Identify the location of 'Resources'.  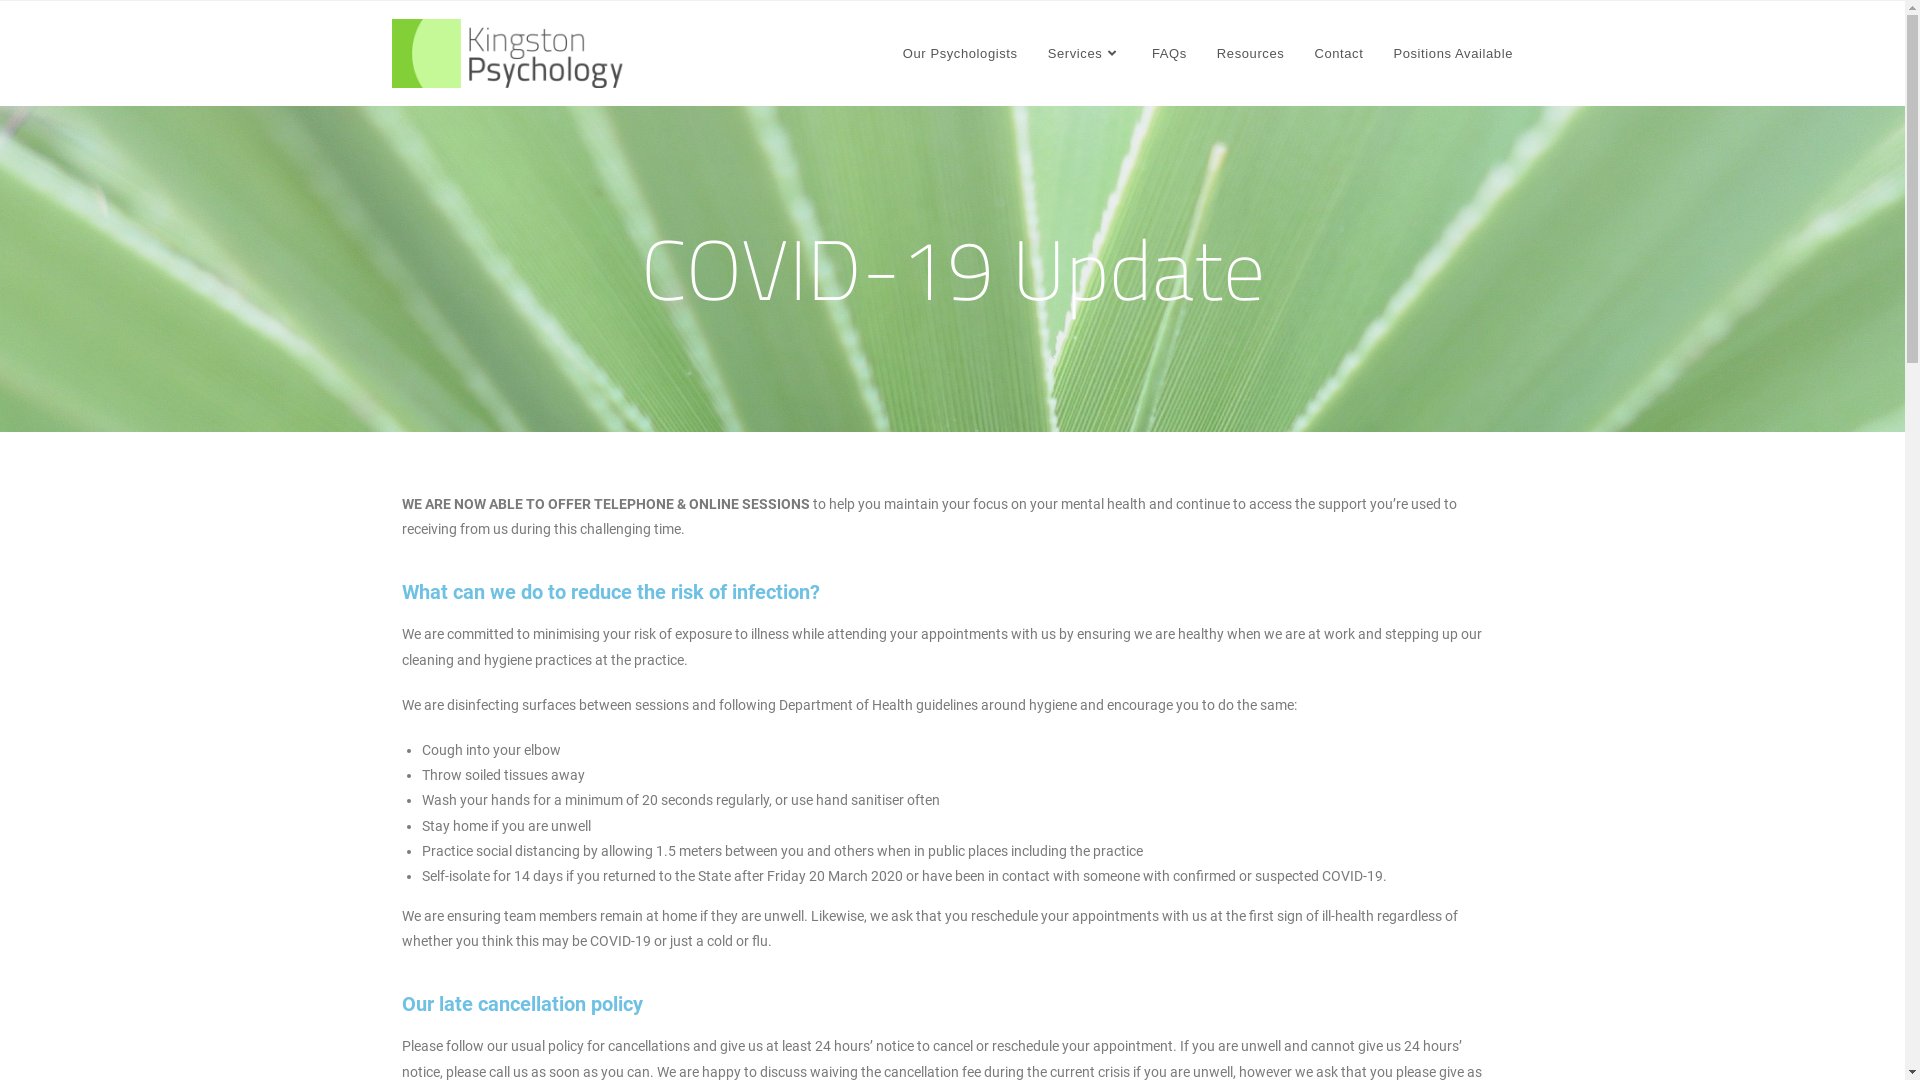
(1200, 52).